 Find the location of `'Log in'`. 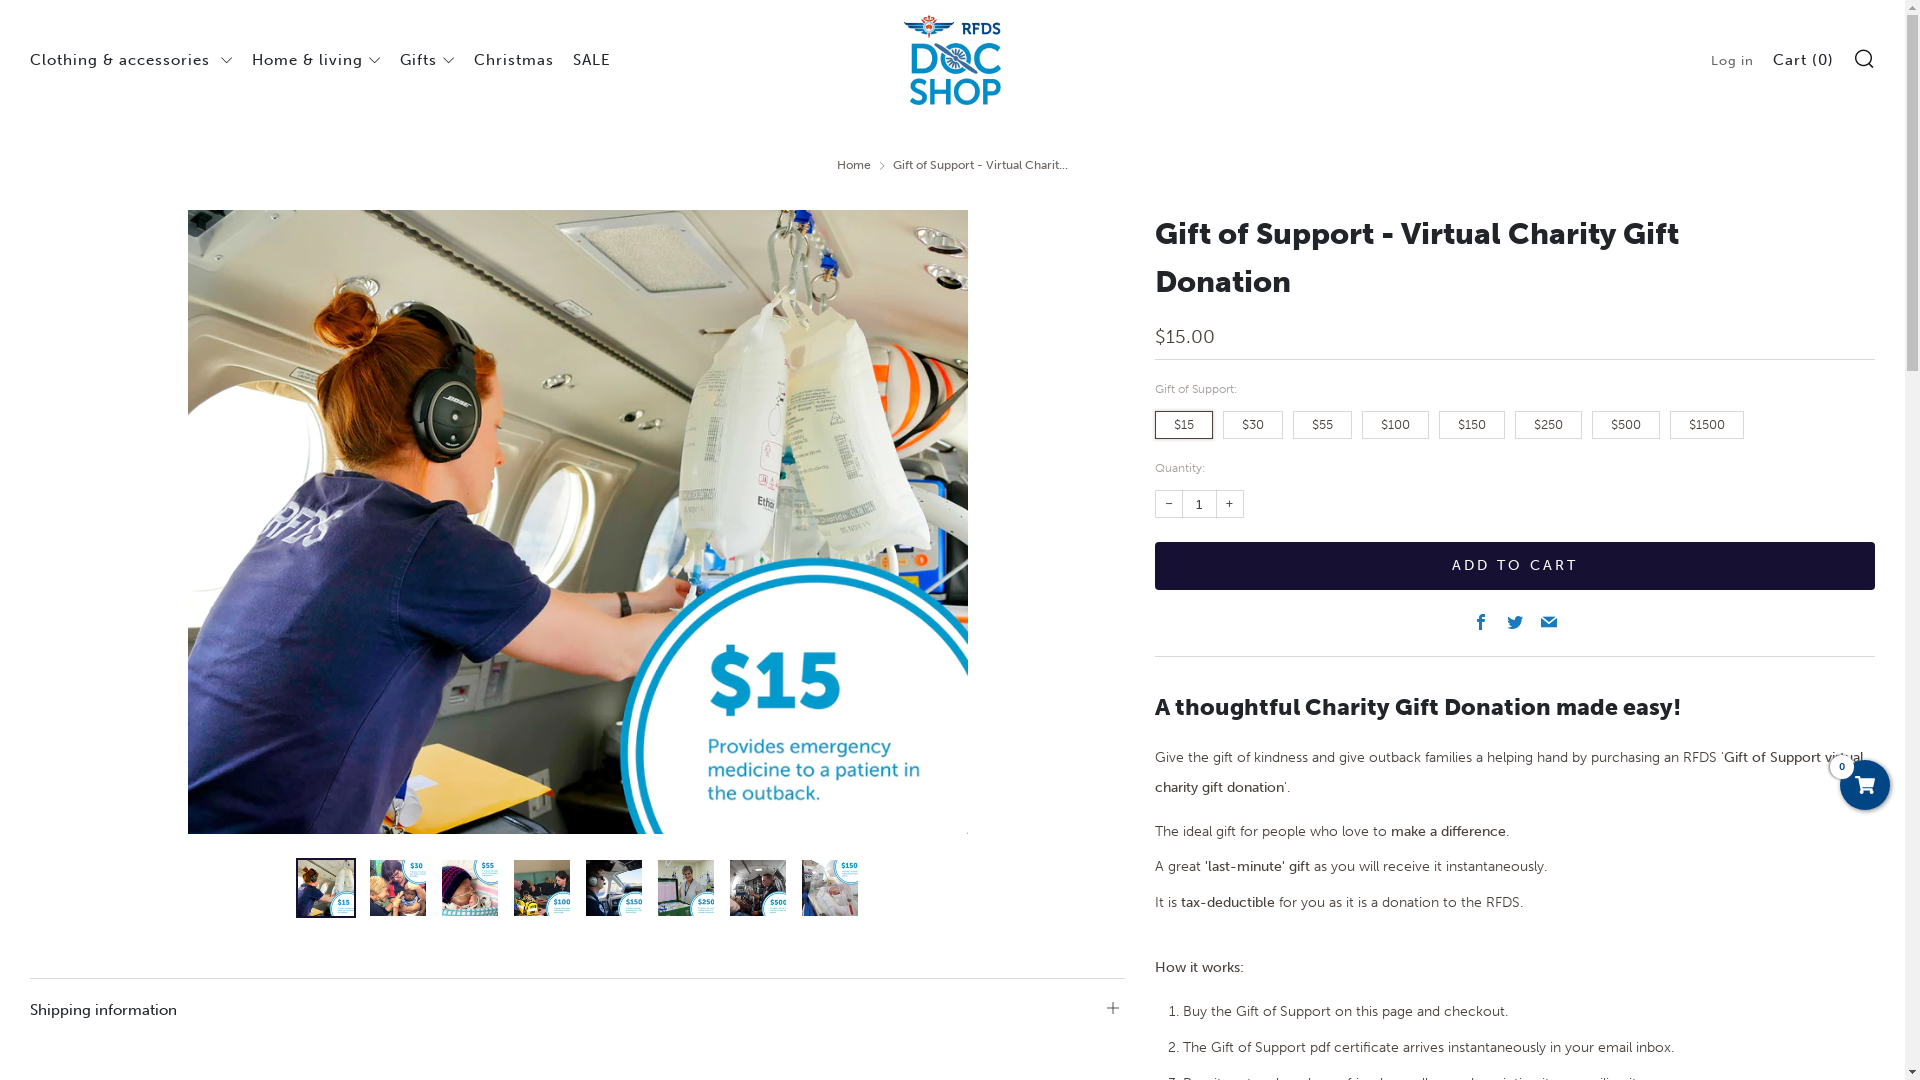

'Log in' is located at coordinates (1709, 59).